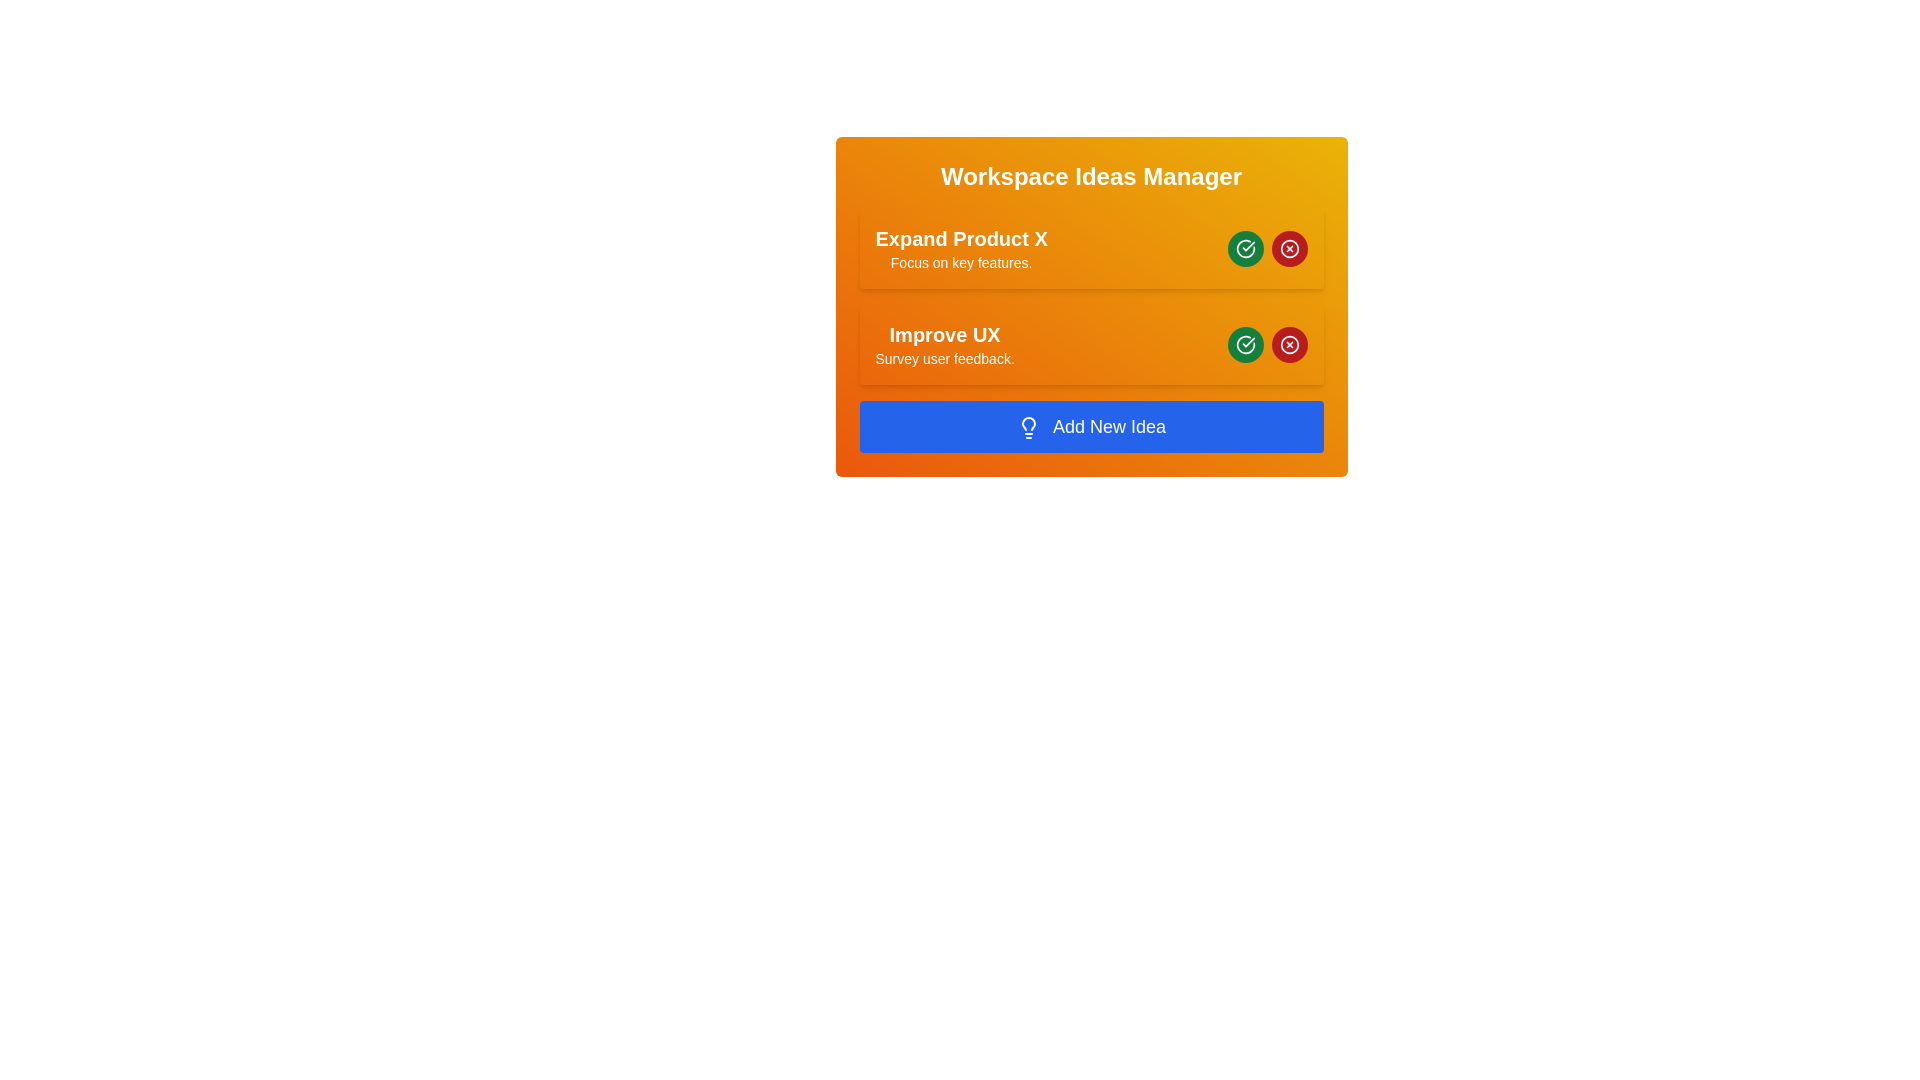  What do you see at coordinates (1289, 248) in the screenshot?
I see `the delete icon button associated with 'Improve UX'` at bounding box center [1289, 248].